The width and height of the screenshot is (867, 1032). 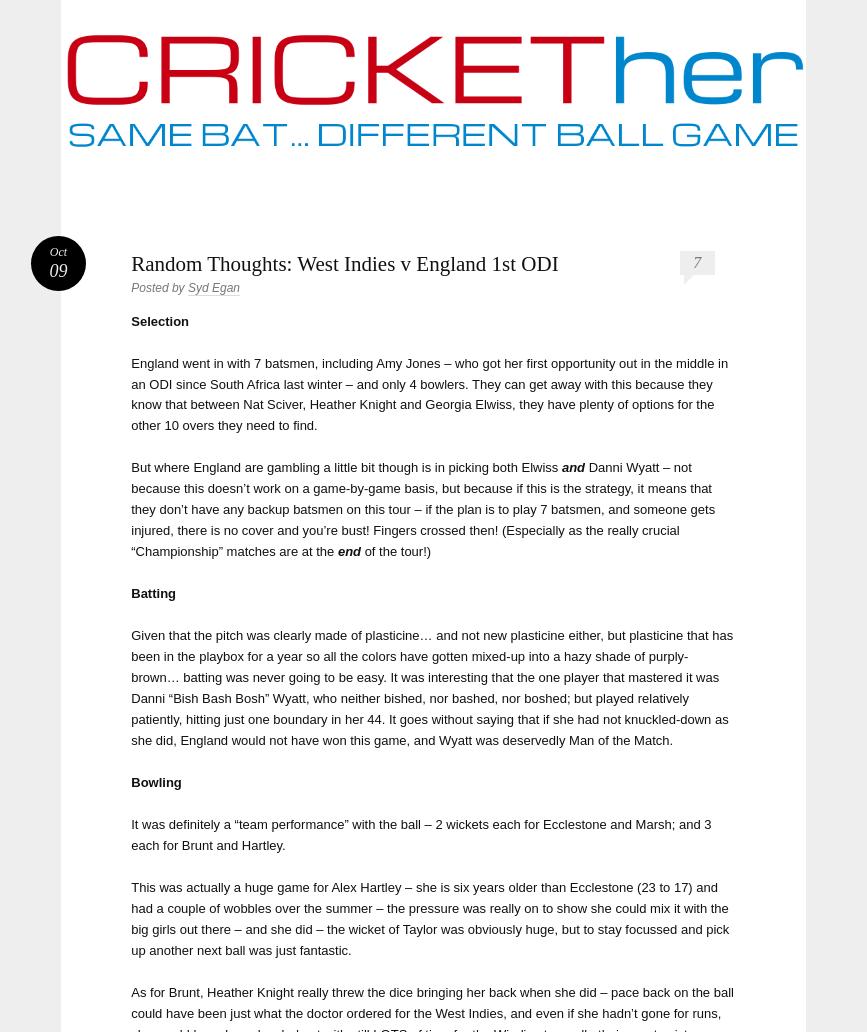 What do you see at coordinates (348, 551) in the screenshot?
I see `'end'` at bounding box center [348, 551].